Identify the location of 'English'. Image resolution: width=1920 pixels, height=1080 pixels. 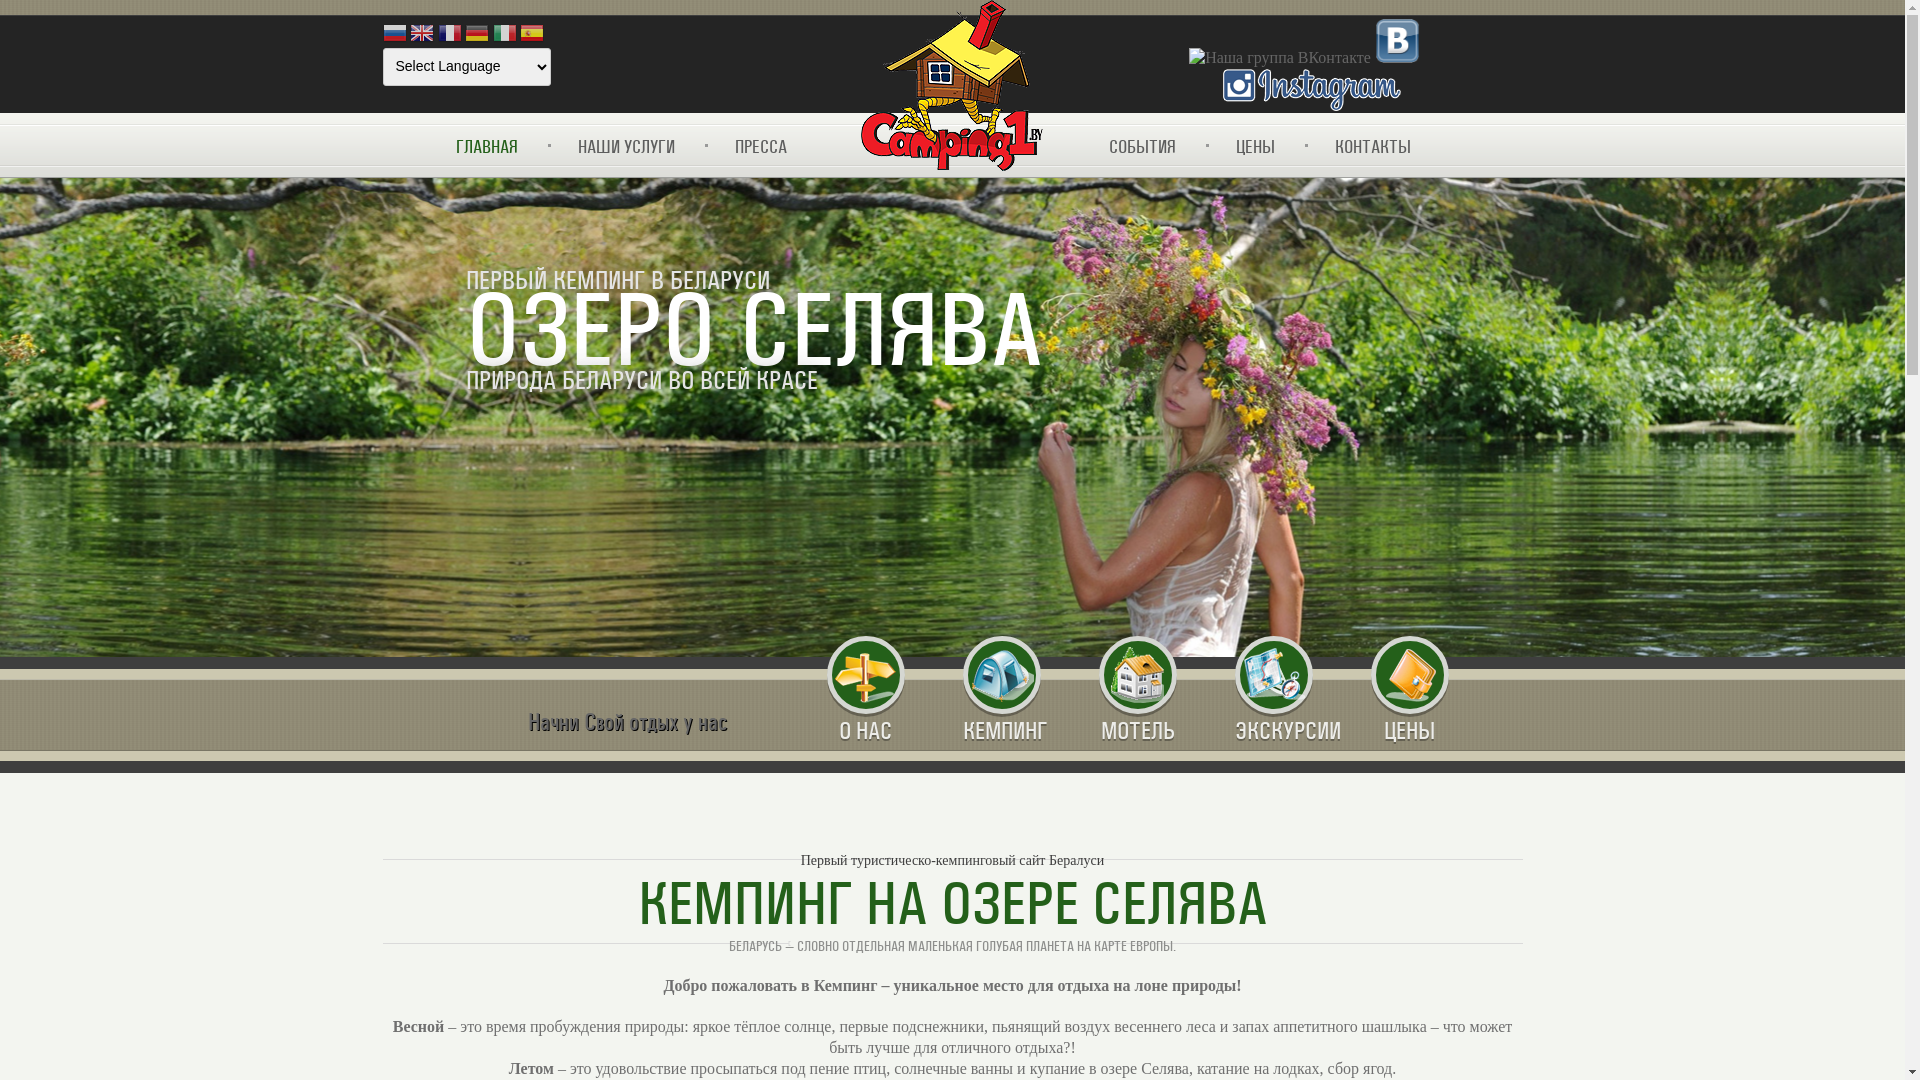
(421, 34).